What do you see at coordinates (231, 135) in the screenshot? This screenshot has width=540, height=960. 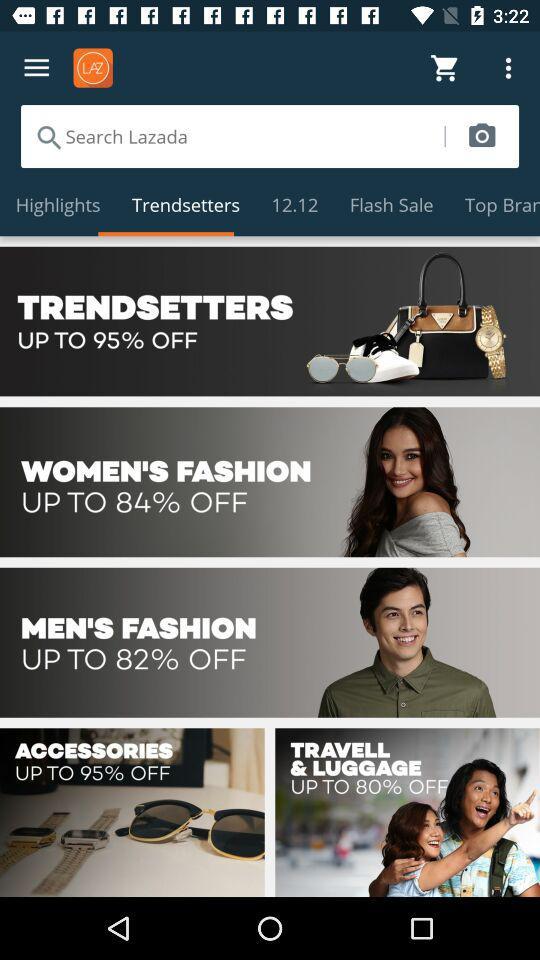 I see `search store` at bounding box center [231, 135].